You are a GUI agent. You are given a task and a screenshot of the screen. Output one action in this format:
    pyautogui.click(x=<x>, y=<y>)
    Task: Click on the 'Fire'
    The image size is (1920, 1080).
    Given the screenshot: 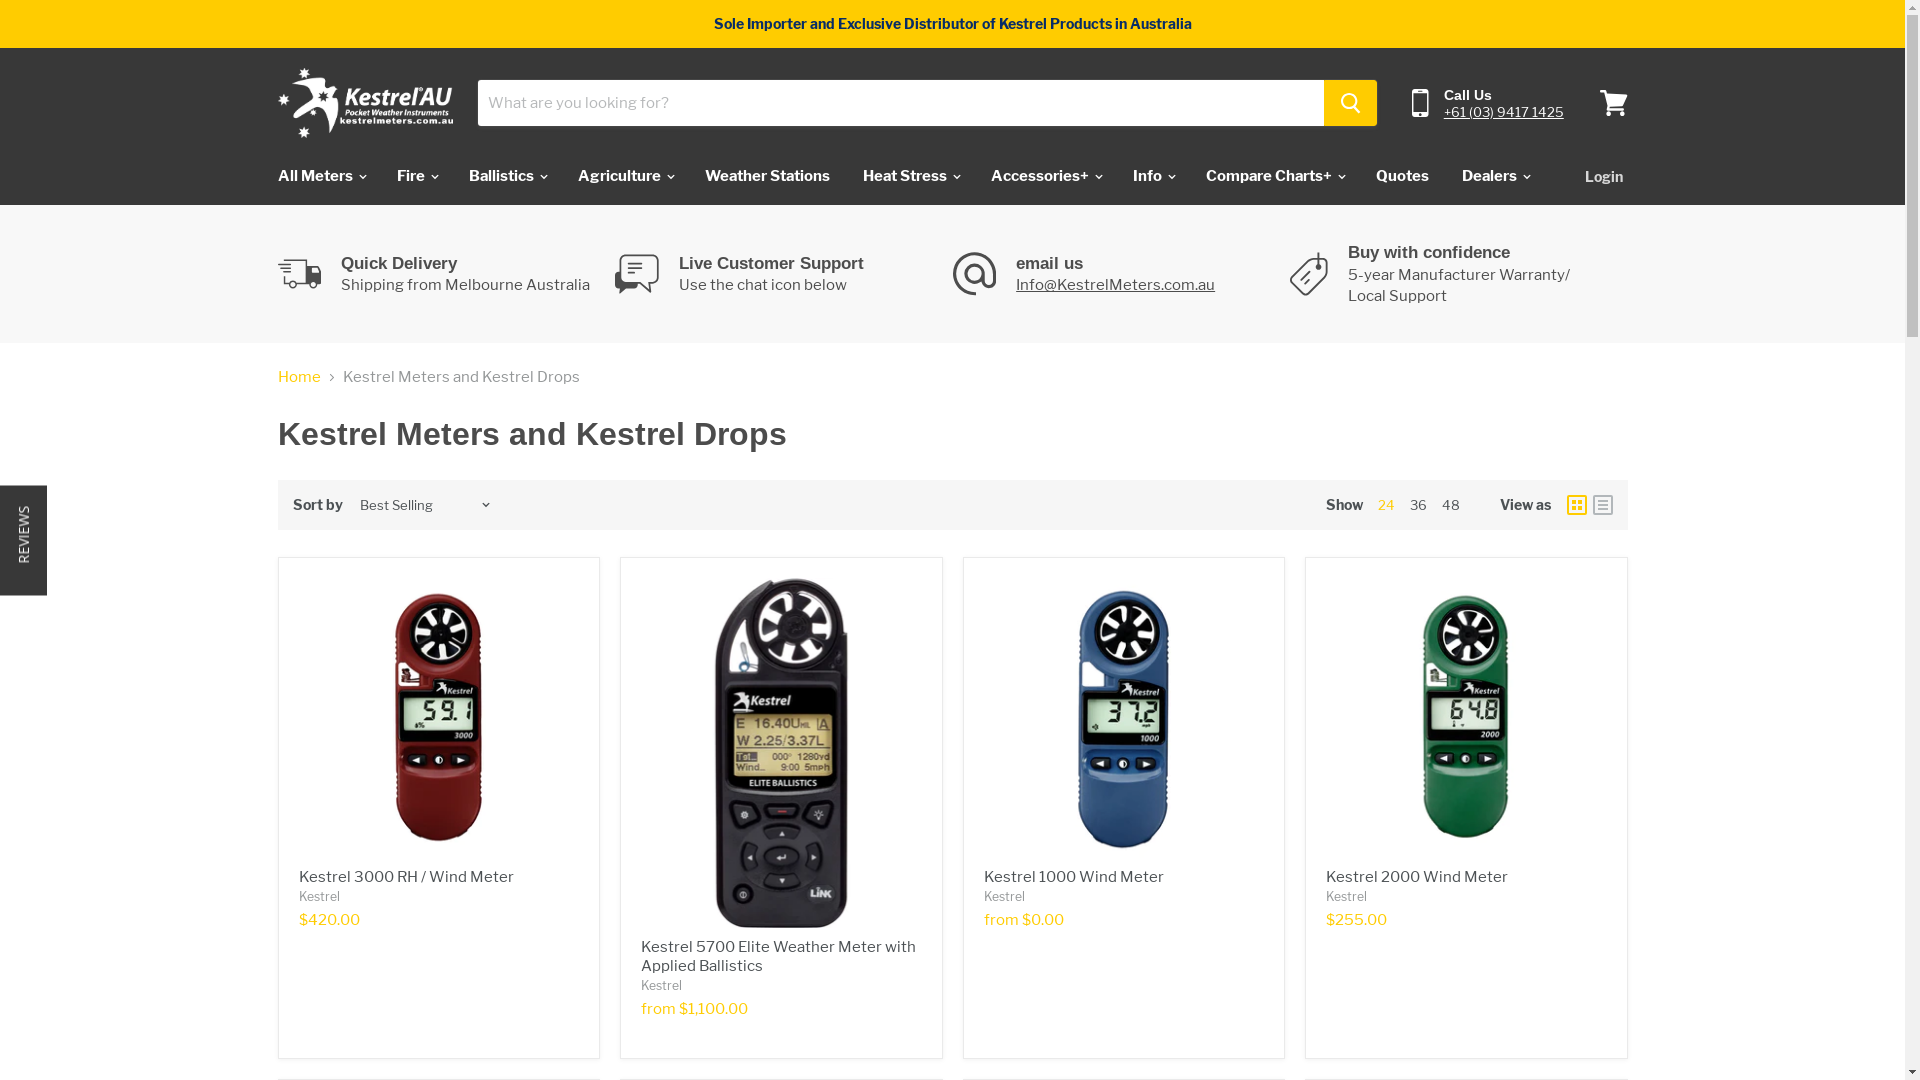 What is the action you would take?
    pyautogui.click(x=415, y=175)
    